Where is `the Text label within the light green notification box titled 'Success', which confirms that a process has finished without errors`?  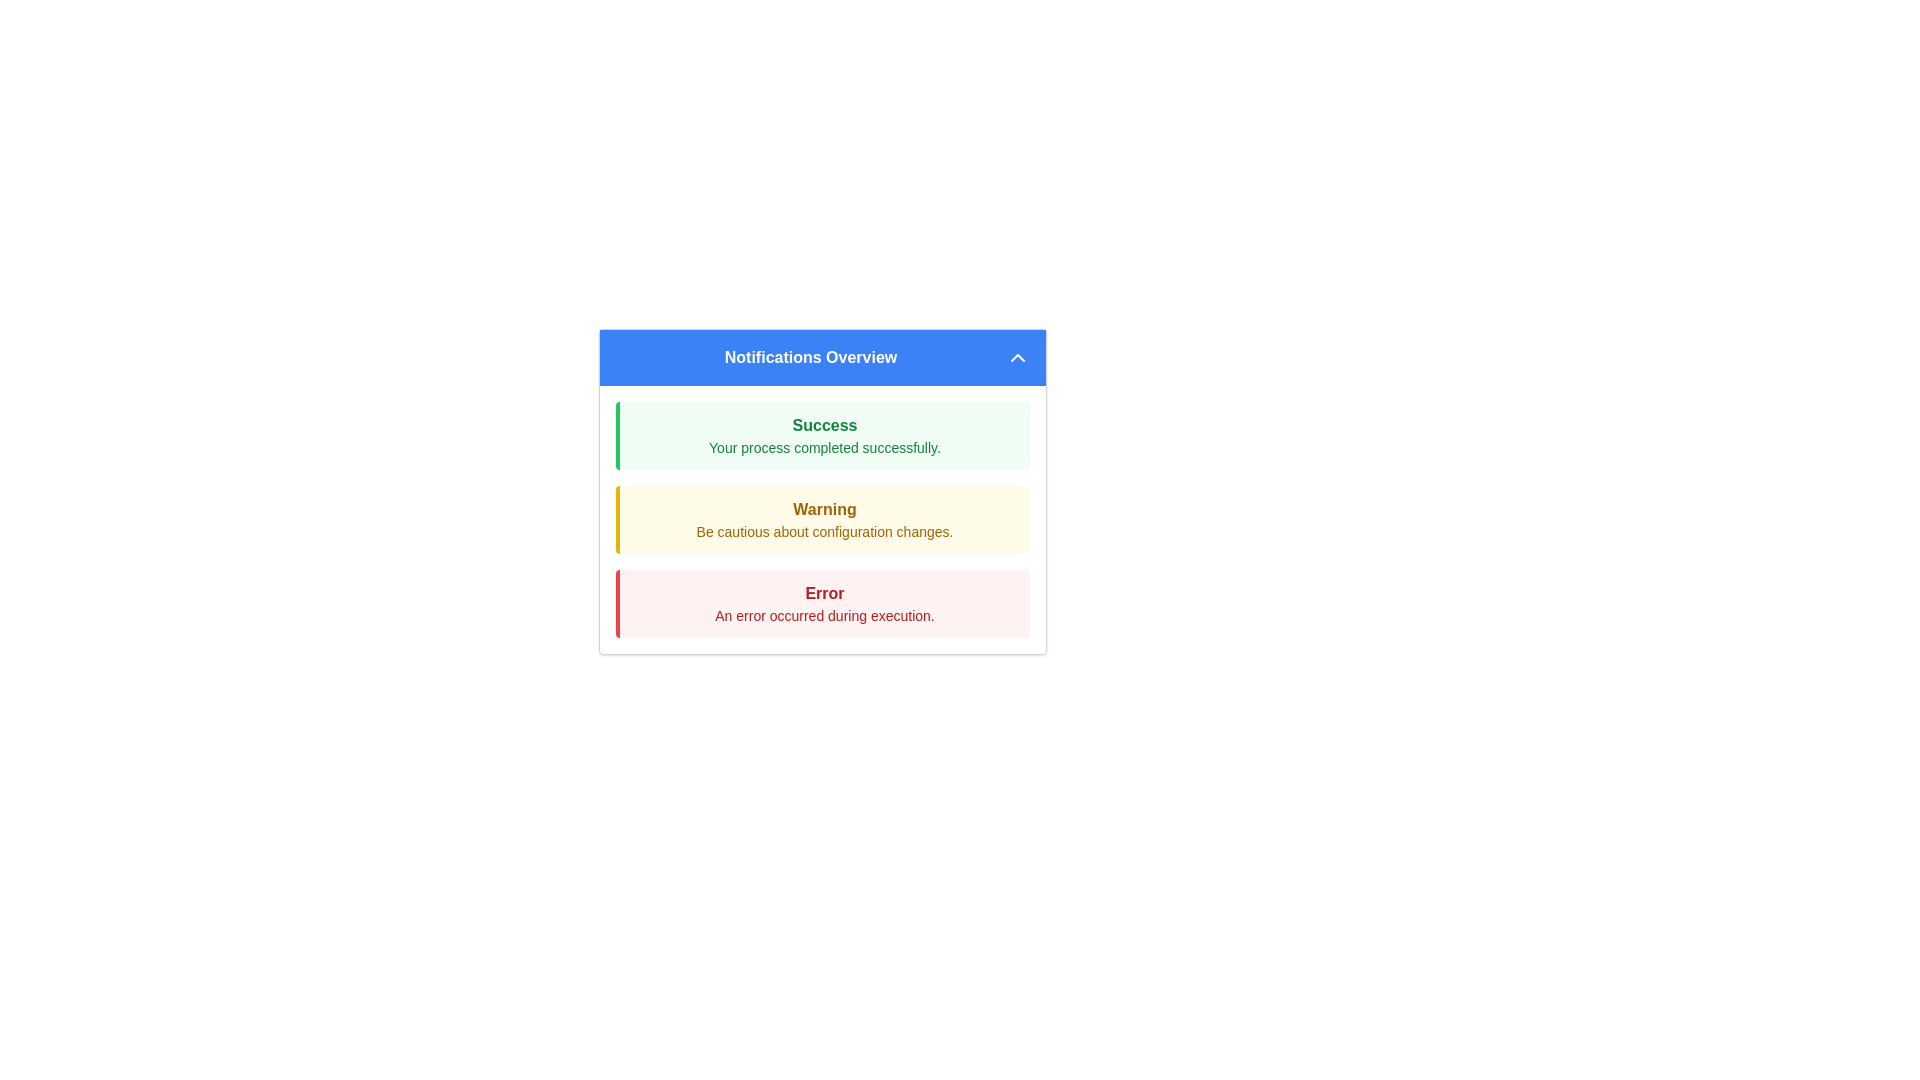
the Text label within the light green notification box titled 'Success', which confirms that a process has finished without errors is located at coordinates (825, 446).